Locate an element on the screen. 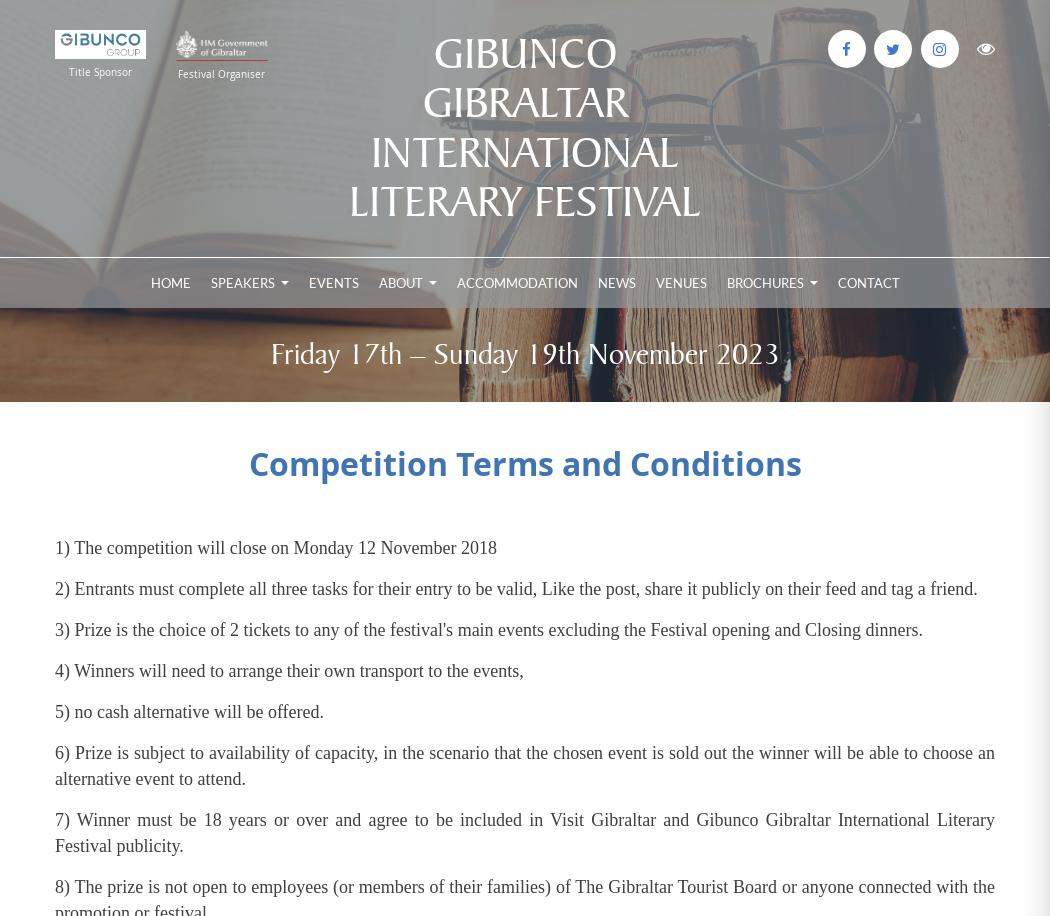 Image resolution: width=1050 pixels, height=916 pixels. 'Home' is located at coordinates (169, 283).